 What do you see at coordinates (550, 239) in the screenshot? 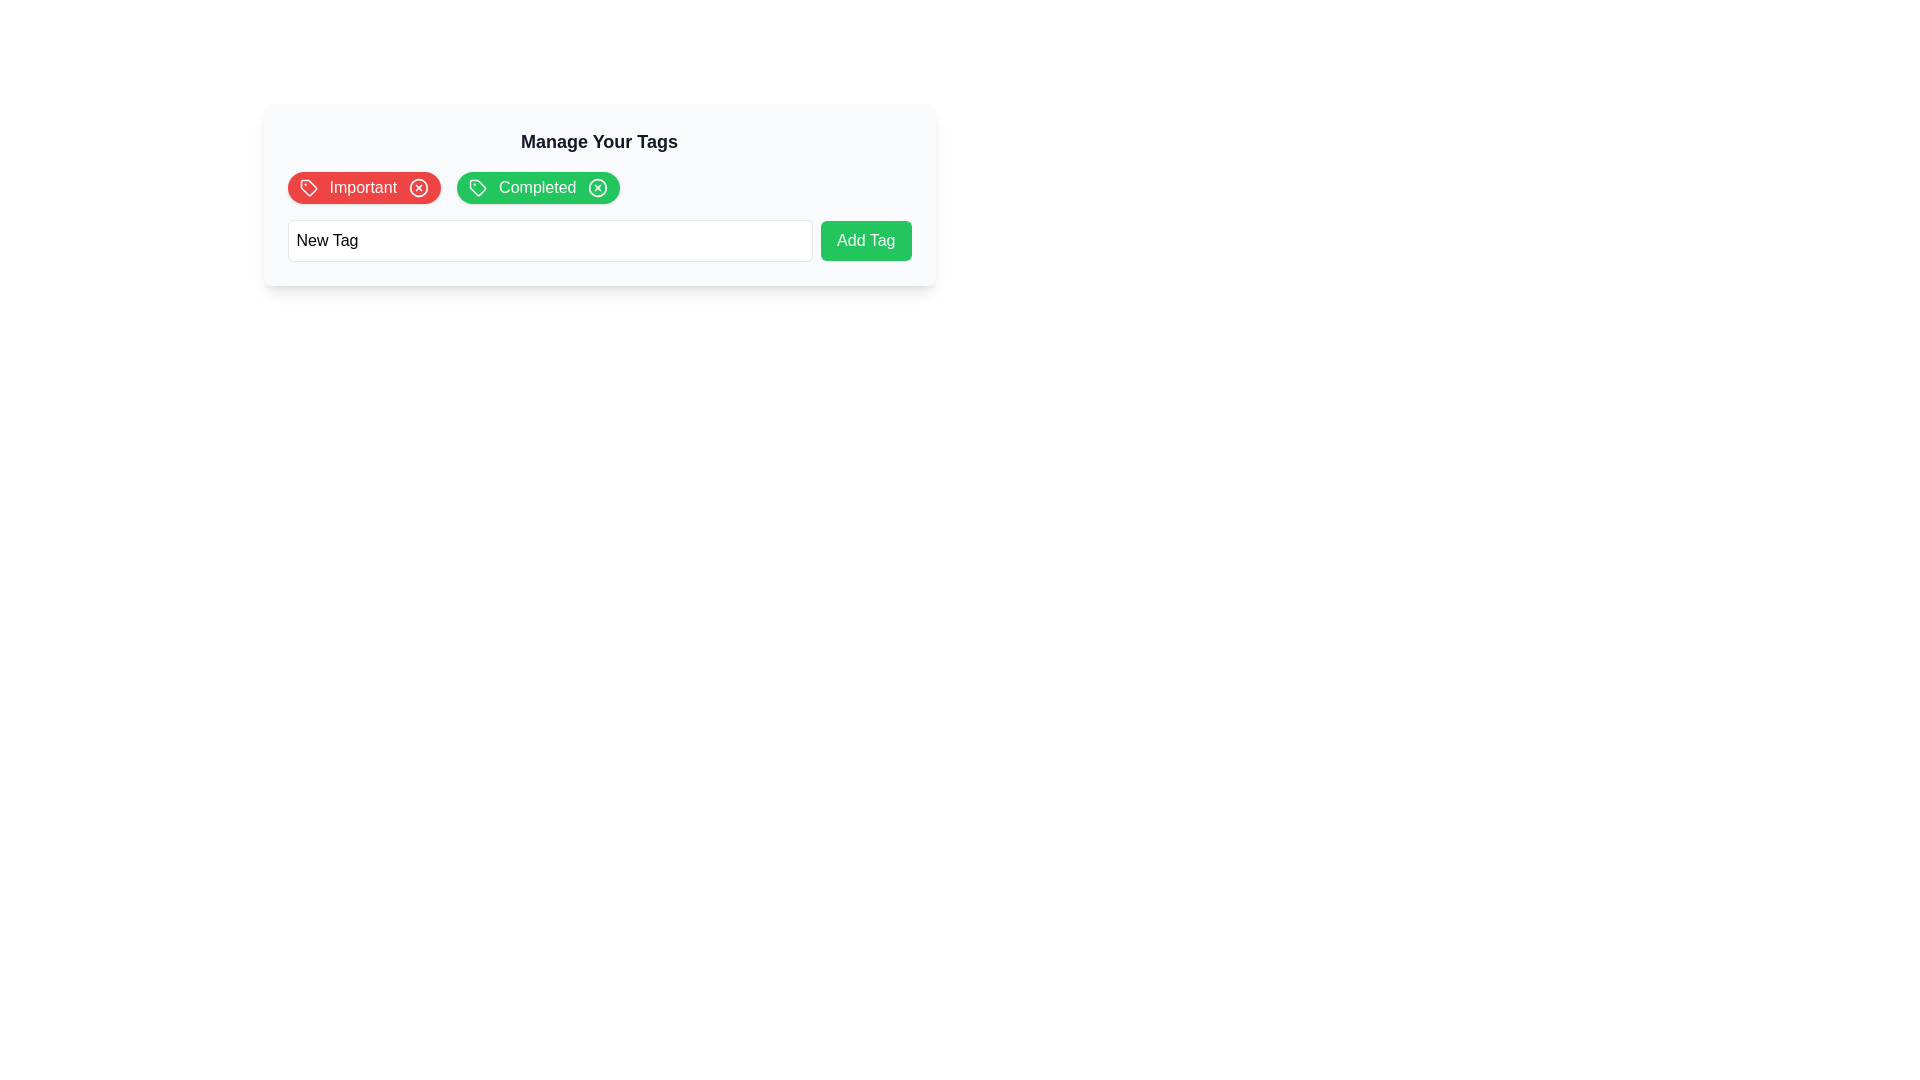
I see `the input field and type the new tag name` at bounding box center [550, 239].